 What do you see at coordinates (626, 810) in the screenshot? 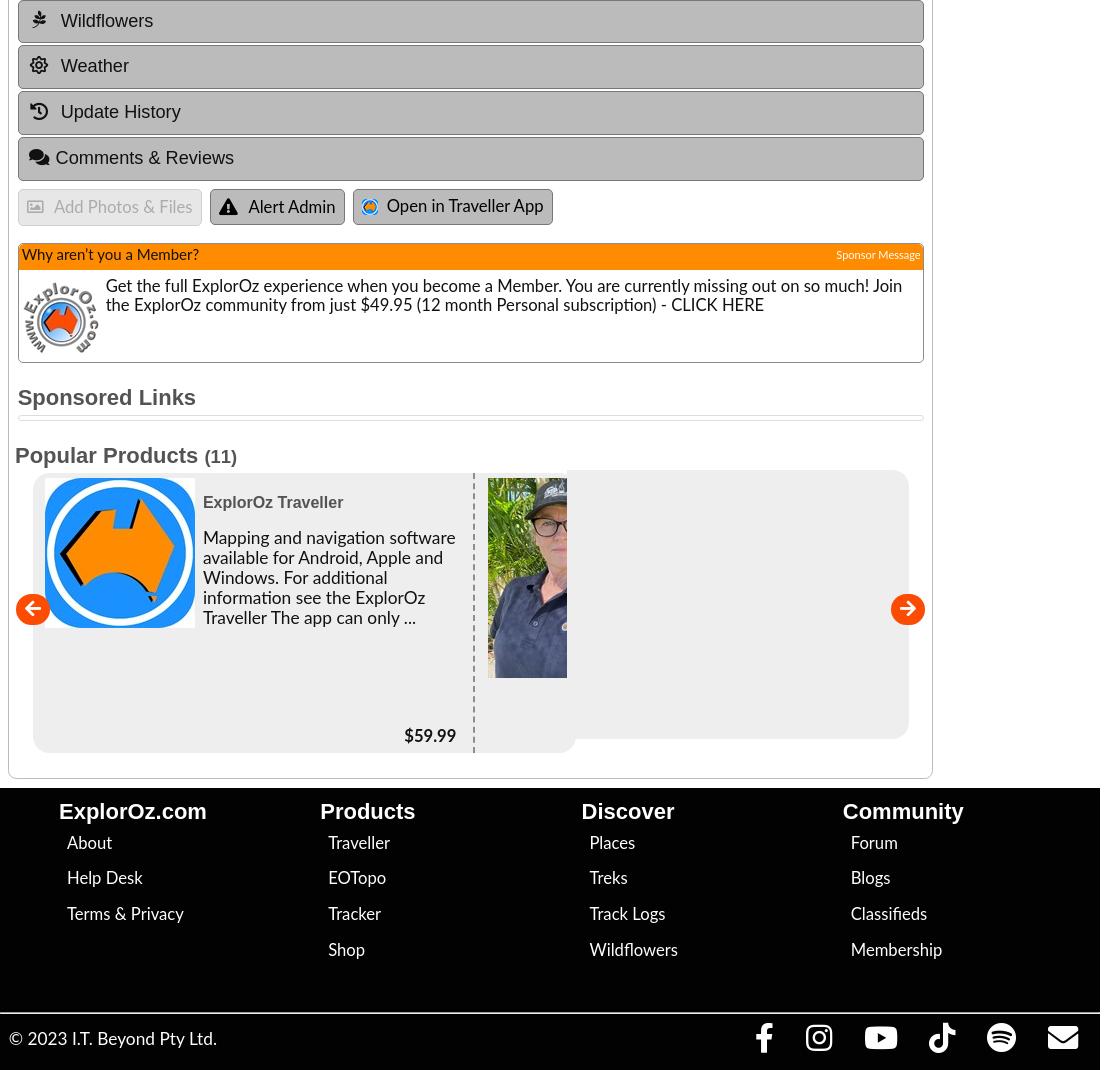
I see `'Discover'` at bounding box center [626, 810].